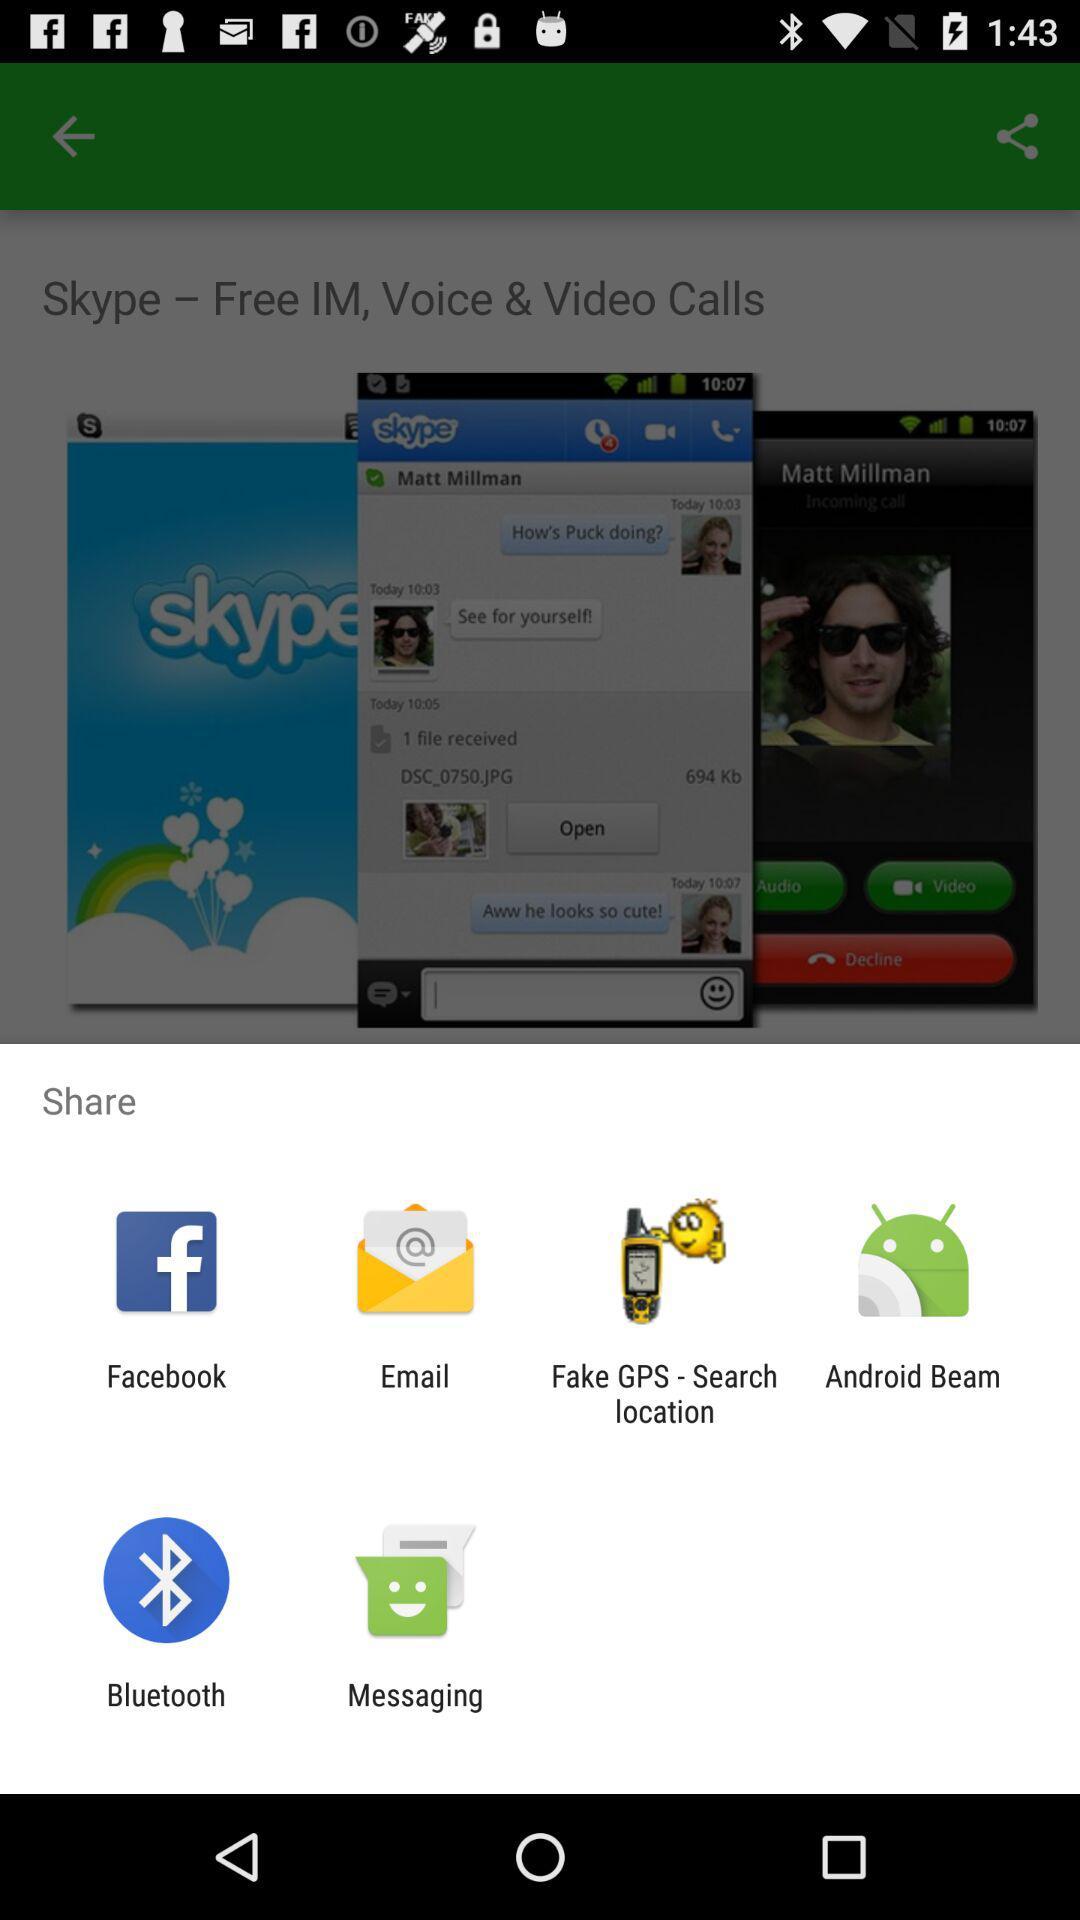 The width and height of the screenshot is (1080, 1920). I want to click on the app next to bluetooth app, so click(414, 1711).